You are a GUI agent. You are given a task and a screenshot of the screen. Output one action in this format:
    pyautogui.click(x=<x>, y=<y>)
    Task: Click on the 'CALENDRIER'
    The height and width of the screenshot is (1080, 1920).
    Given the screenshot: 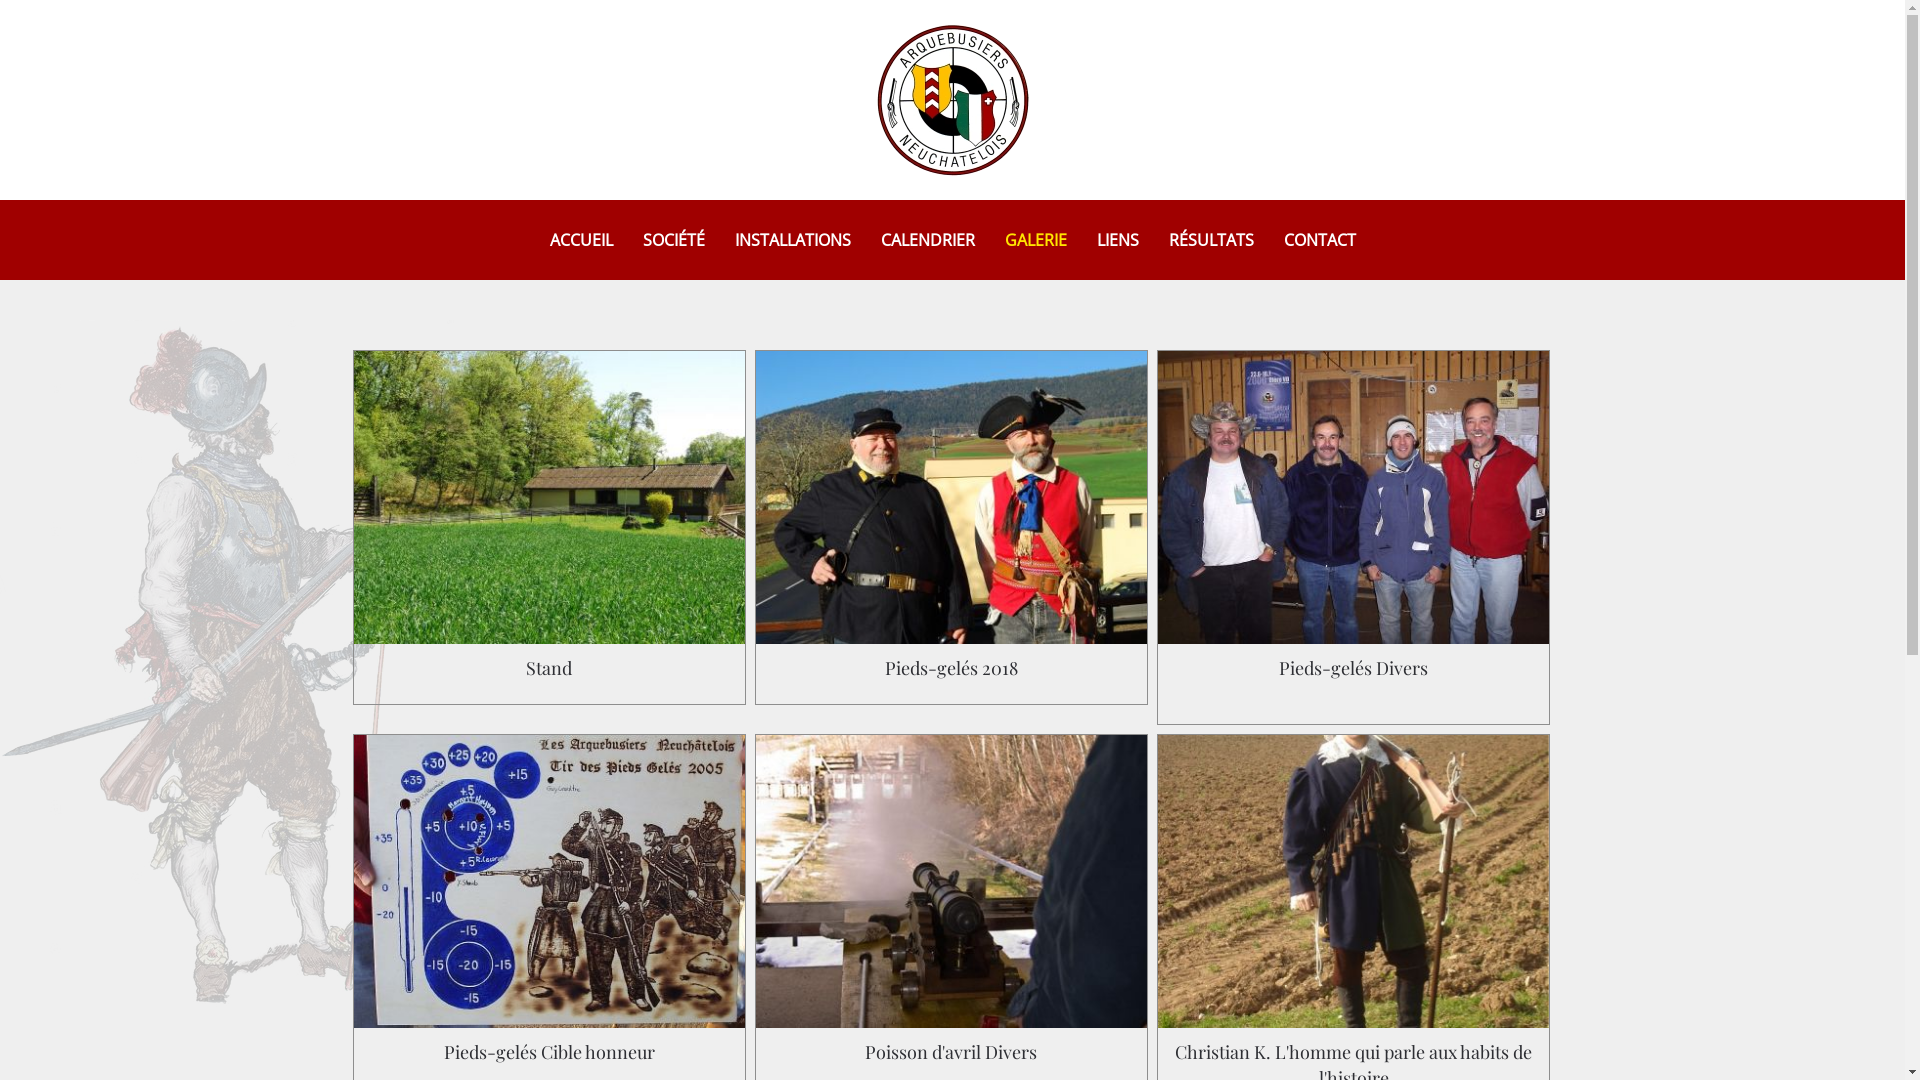 What is the action you would take?
    pyautogui.click(x=925, y=238)
    